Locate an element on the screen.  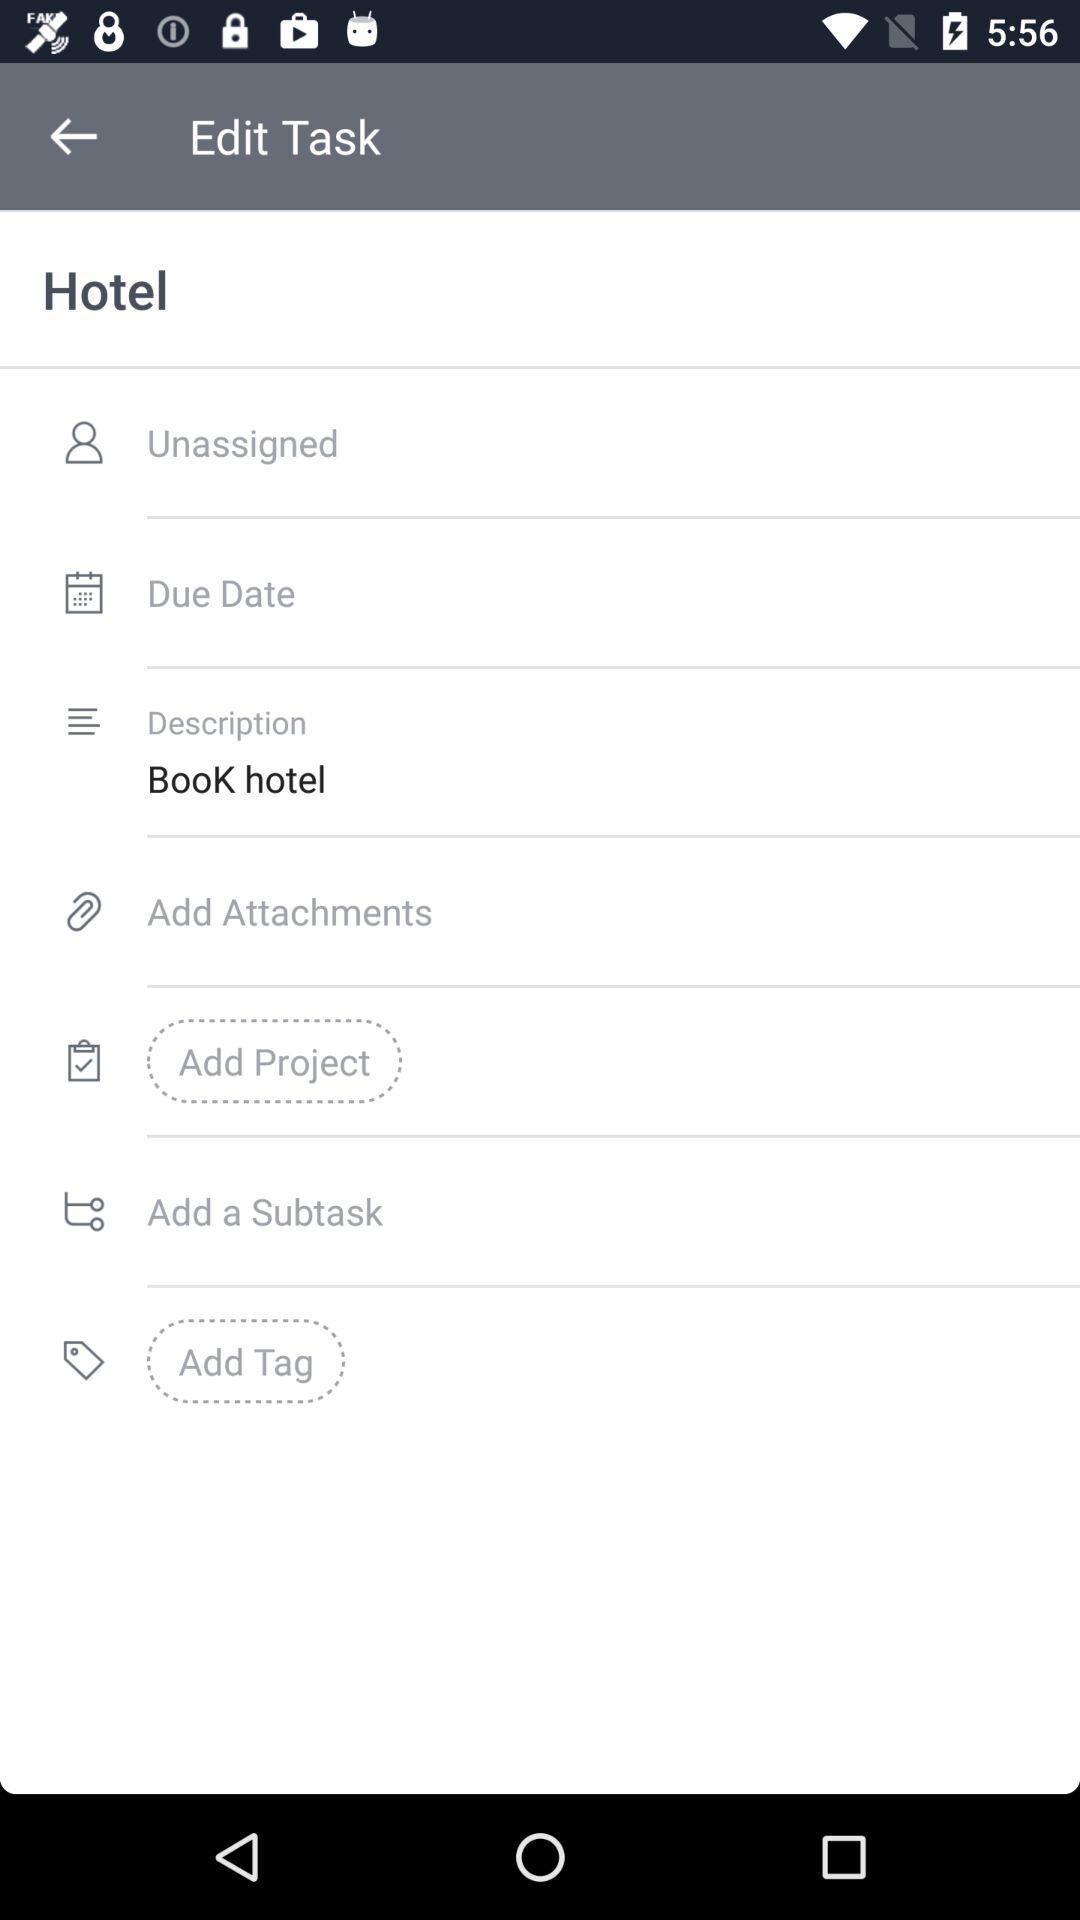
add project icon is located at coordinates (274, 1060).